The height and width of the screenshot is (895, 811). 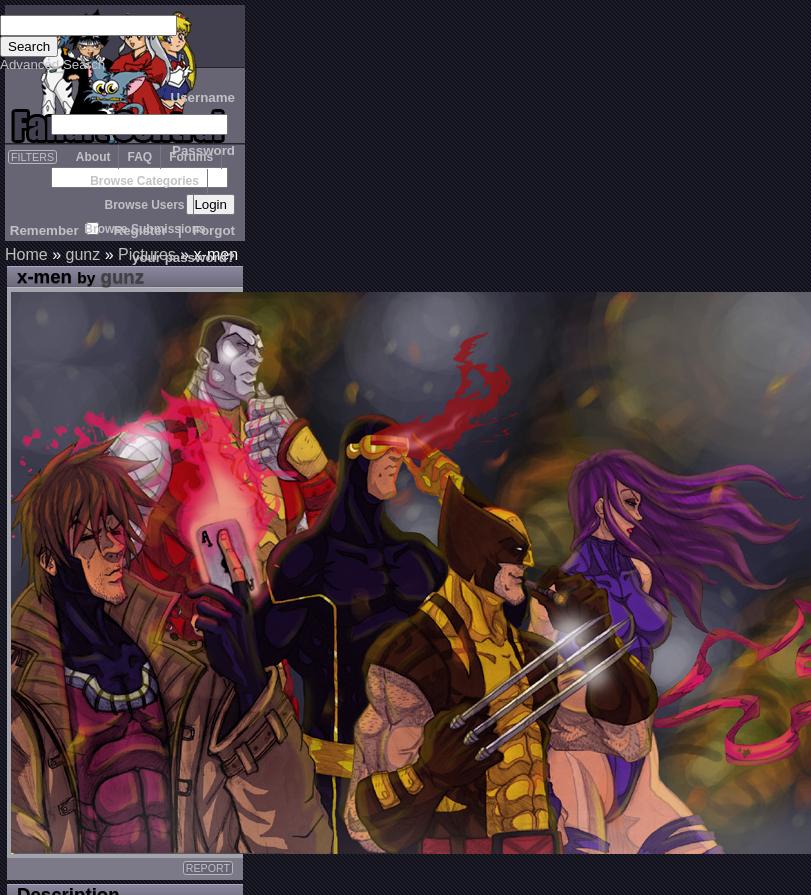 What do you see at coordinates (103, 205) in the screenshot?
I see `'Browse Users'` at bounding box center [103, 205].